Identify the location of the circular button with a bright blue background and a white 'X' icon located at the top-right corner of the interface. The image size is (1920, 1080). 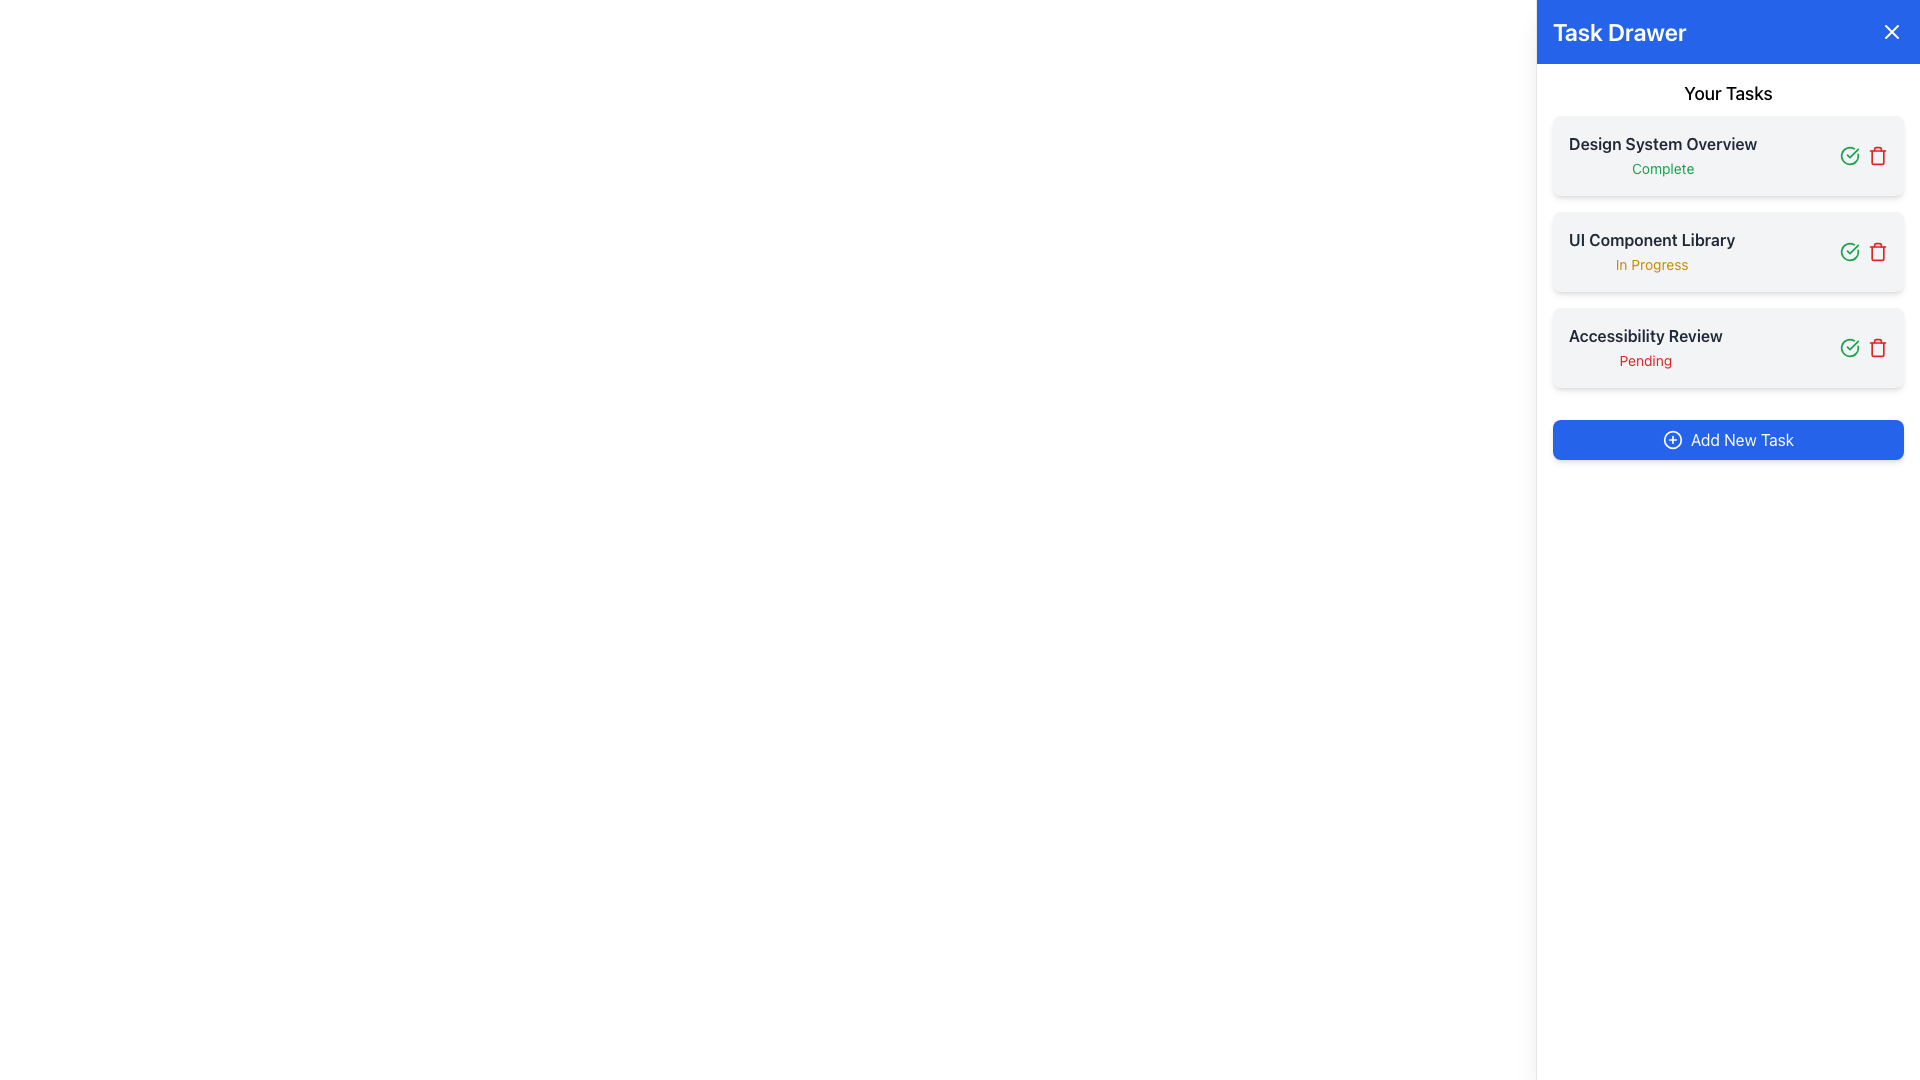
(1879, 39).